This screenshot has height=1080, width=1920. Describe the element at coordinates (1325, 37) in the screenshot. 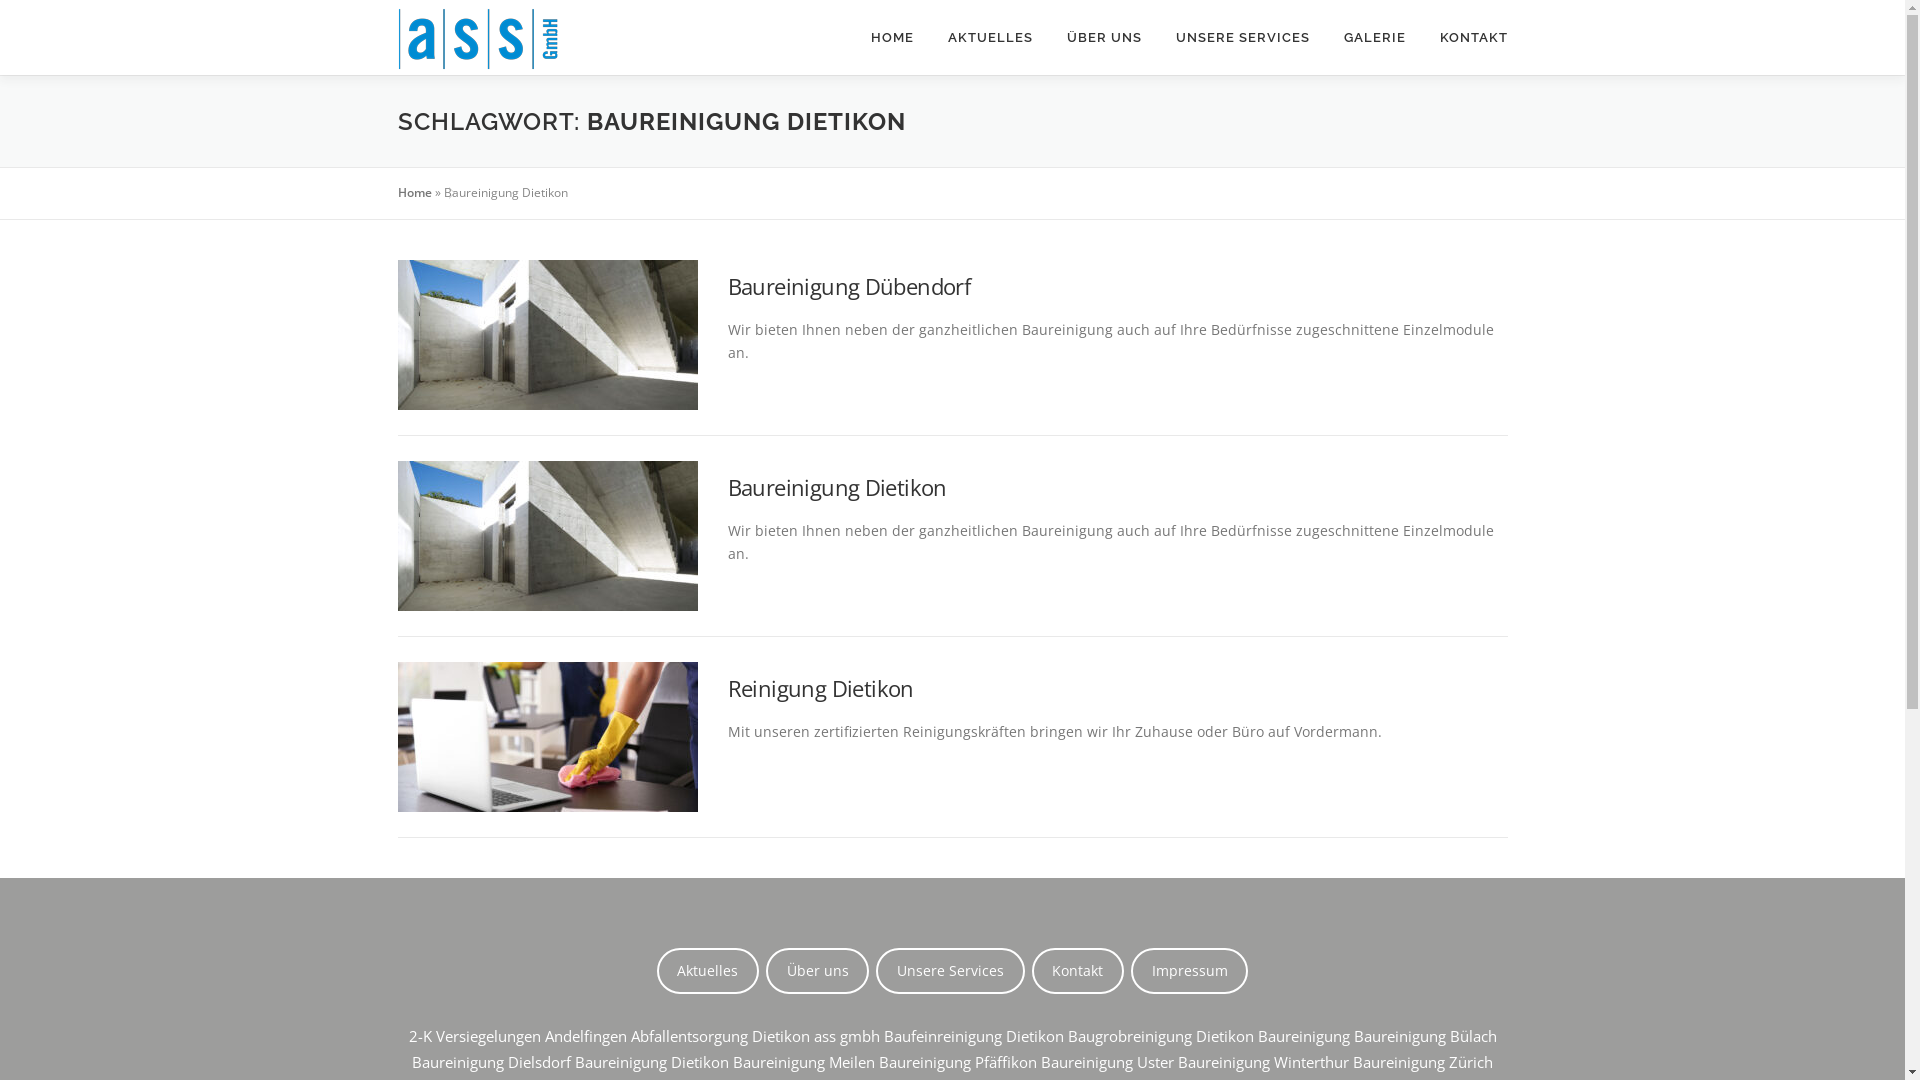

I see `'GALERIE'` at that location.